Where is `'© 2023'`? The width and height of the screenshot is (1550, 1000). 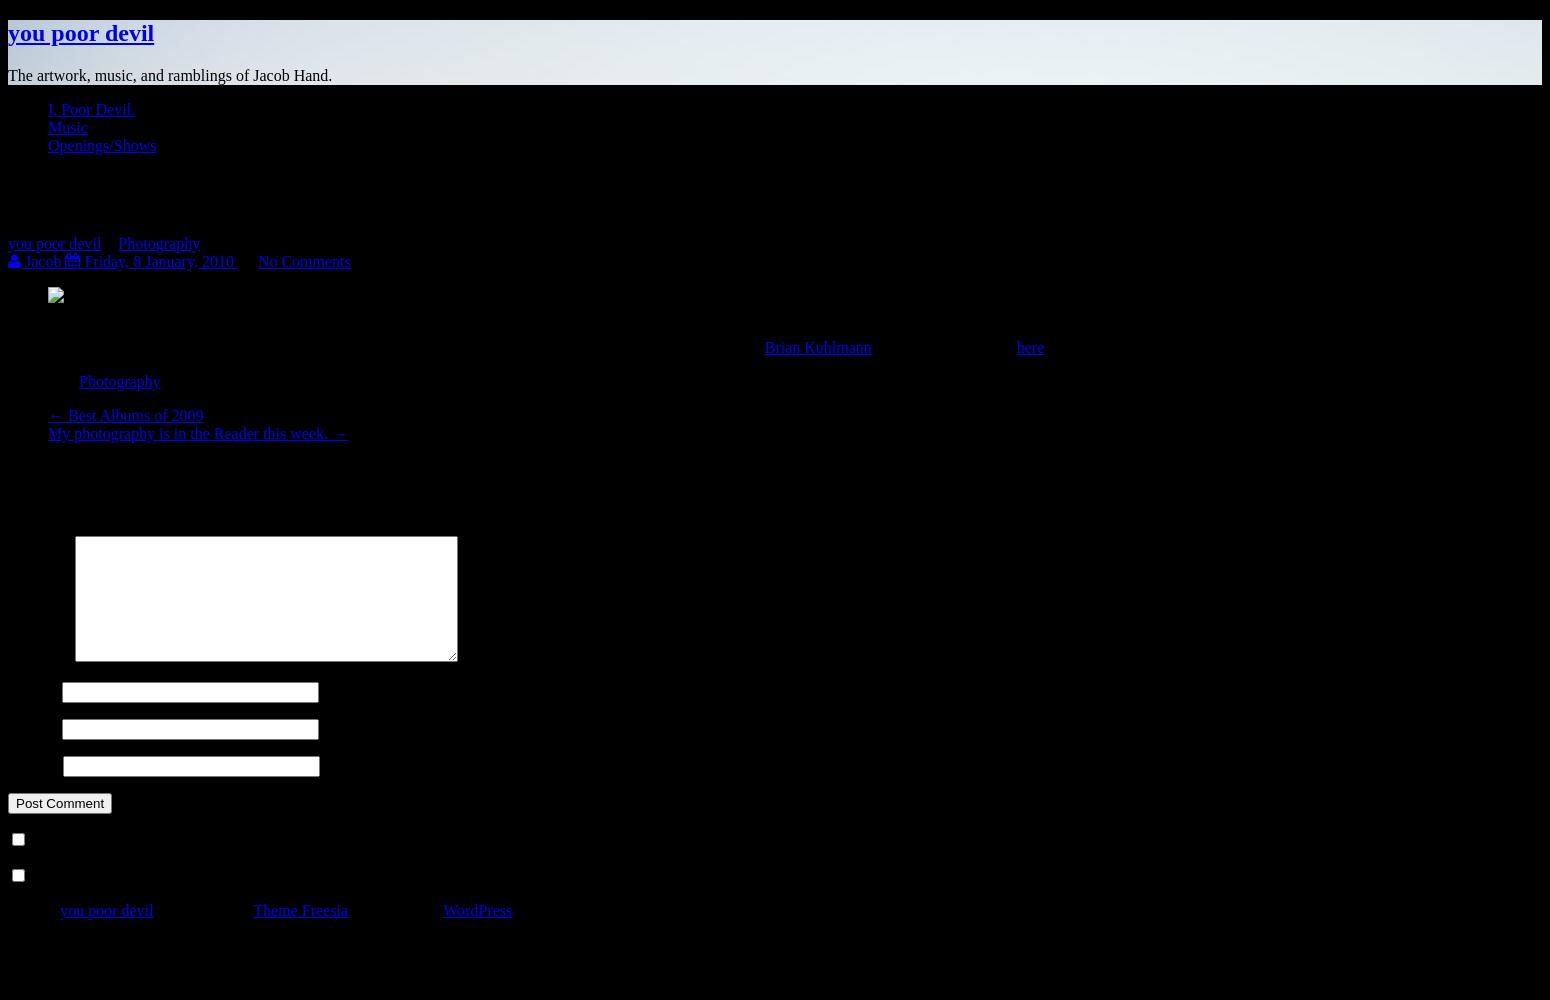
'© 2023' is located at coordinates (32, 910).